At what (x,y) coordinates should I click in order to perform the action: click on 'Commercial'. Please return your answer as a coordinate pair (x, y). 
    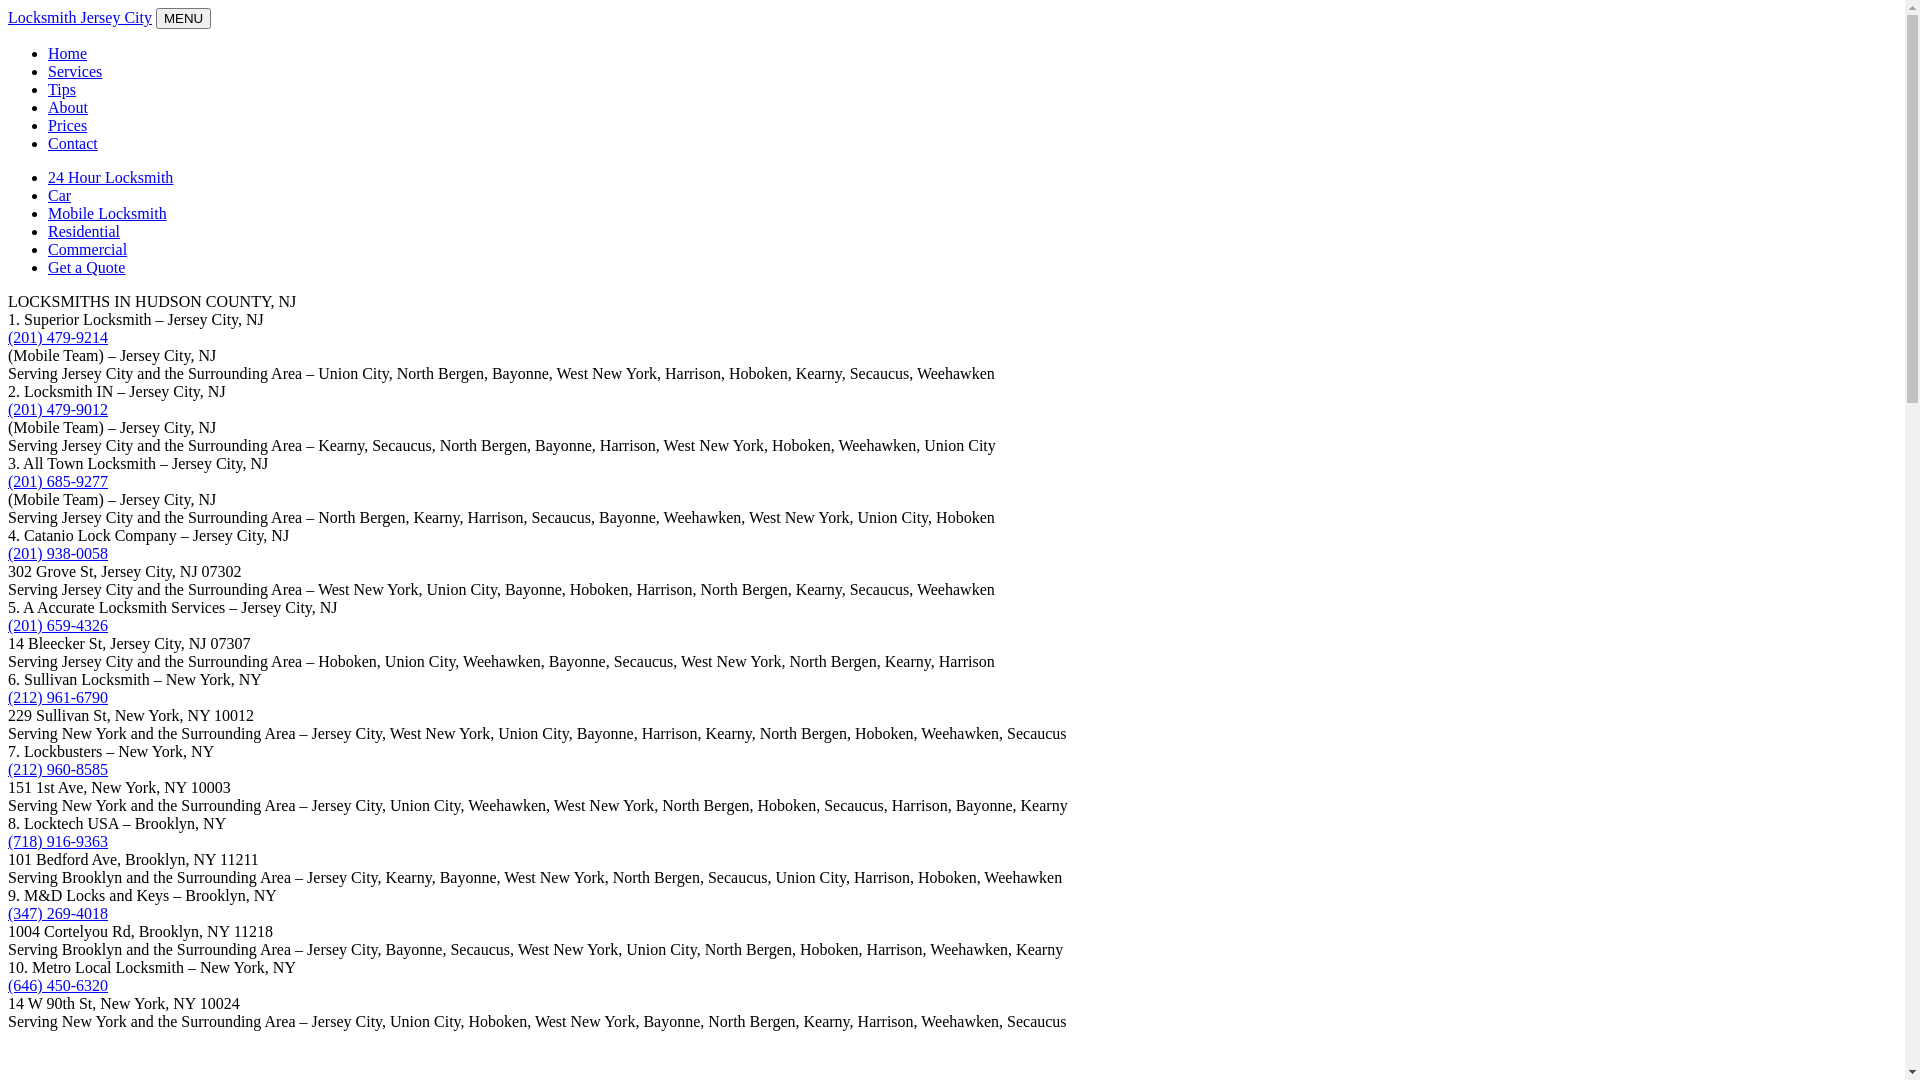
    Looking at the image, I should click on (48, 248).